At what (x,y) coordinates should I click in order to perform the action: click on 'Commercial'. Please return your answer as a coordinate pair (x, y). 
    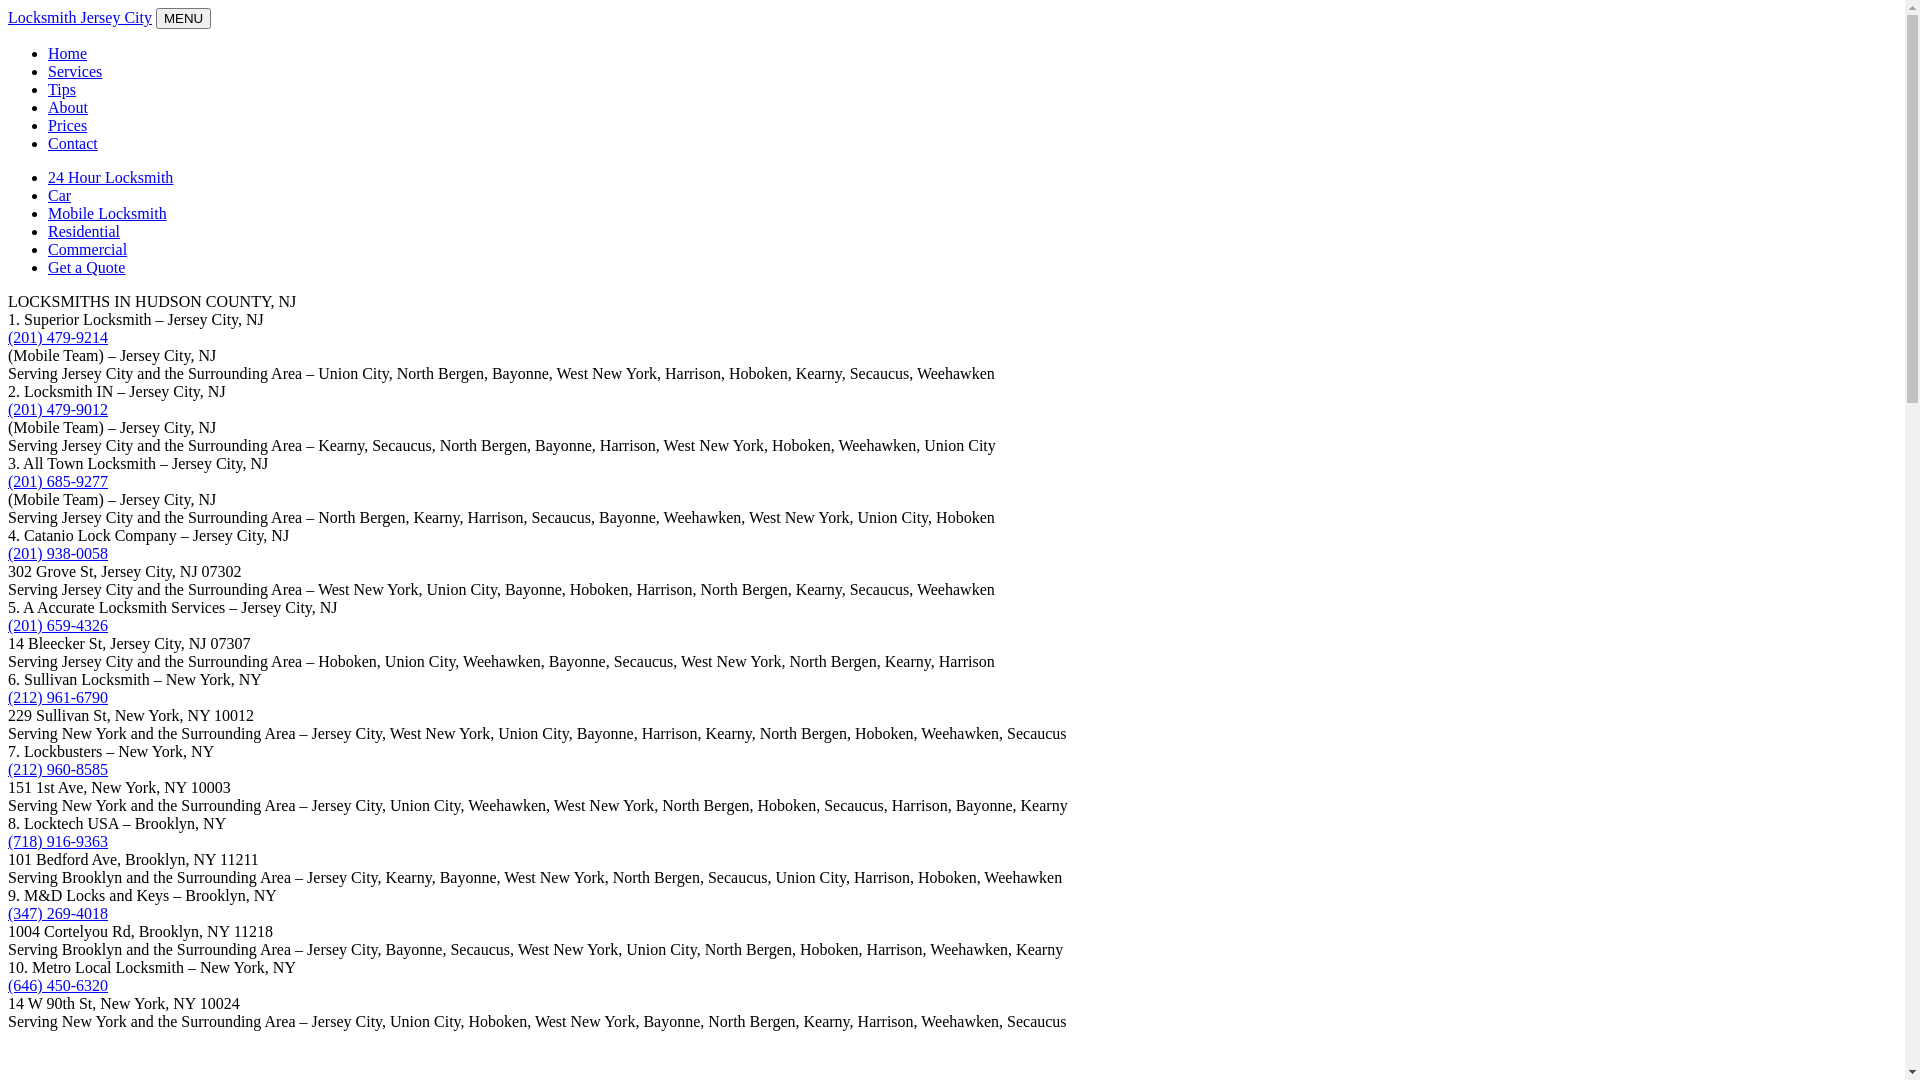
    Looking at the image, I should click on (48, 248).